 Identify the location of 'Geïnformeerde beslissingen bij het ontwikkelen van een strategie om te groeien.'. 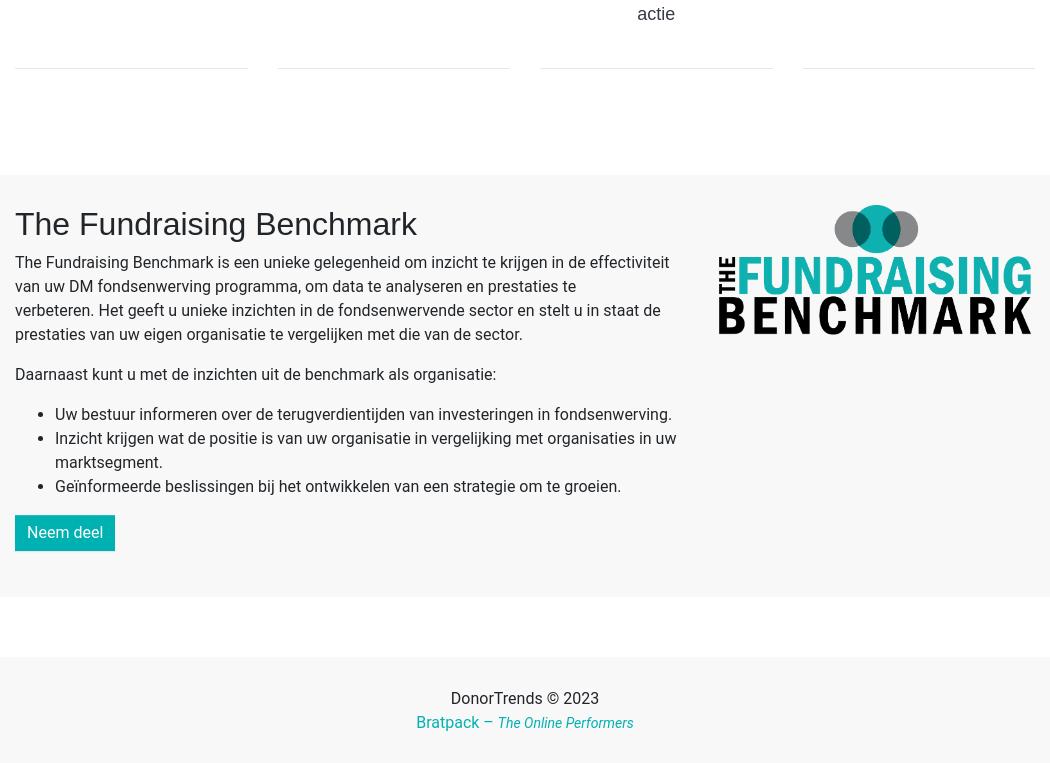
(337, 485).